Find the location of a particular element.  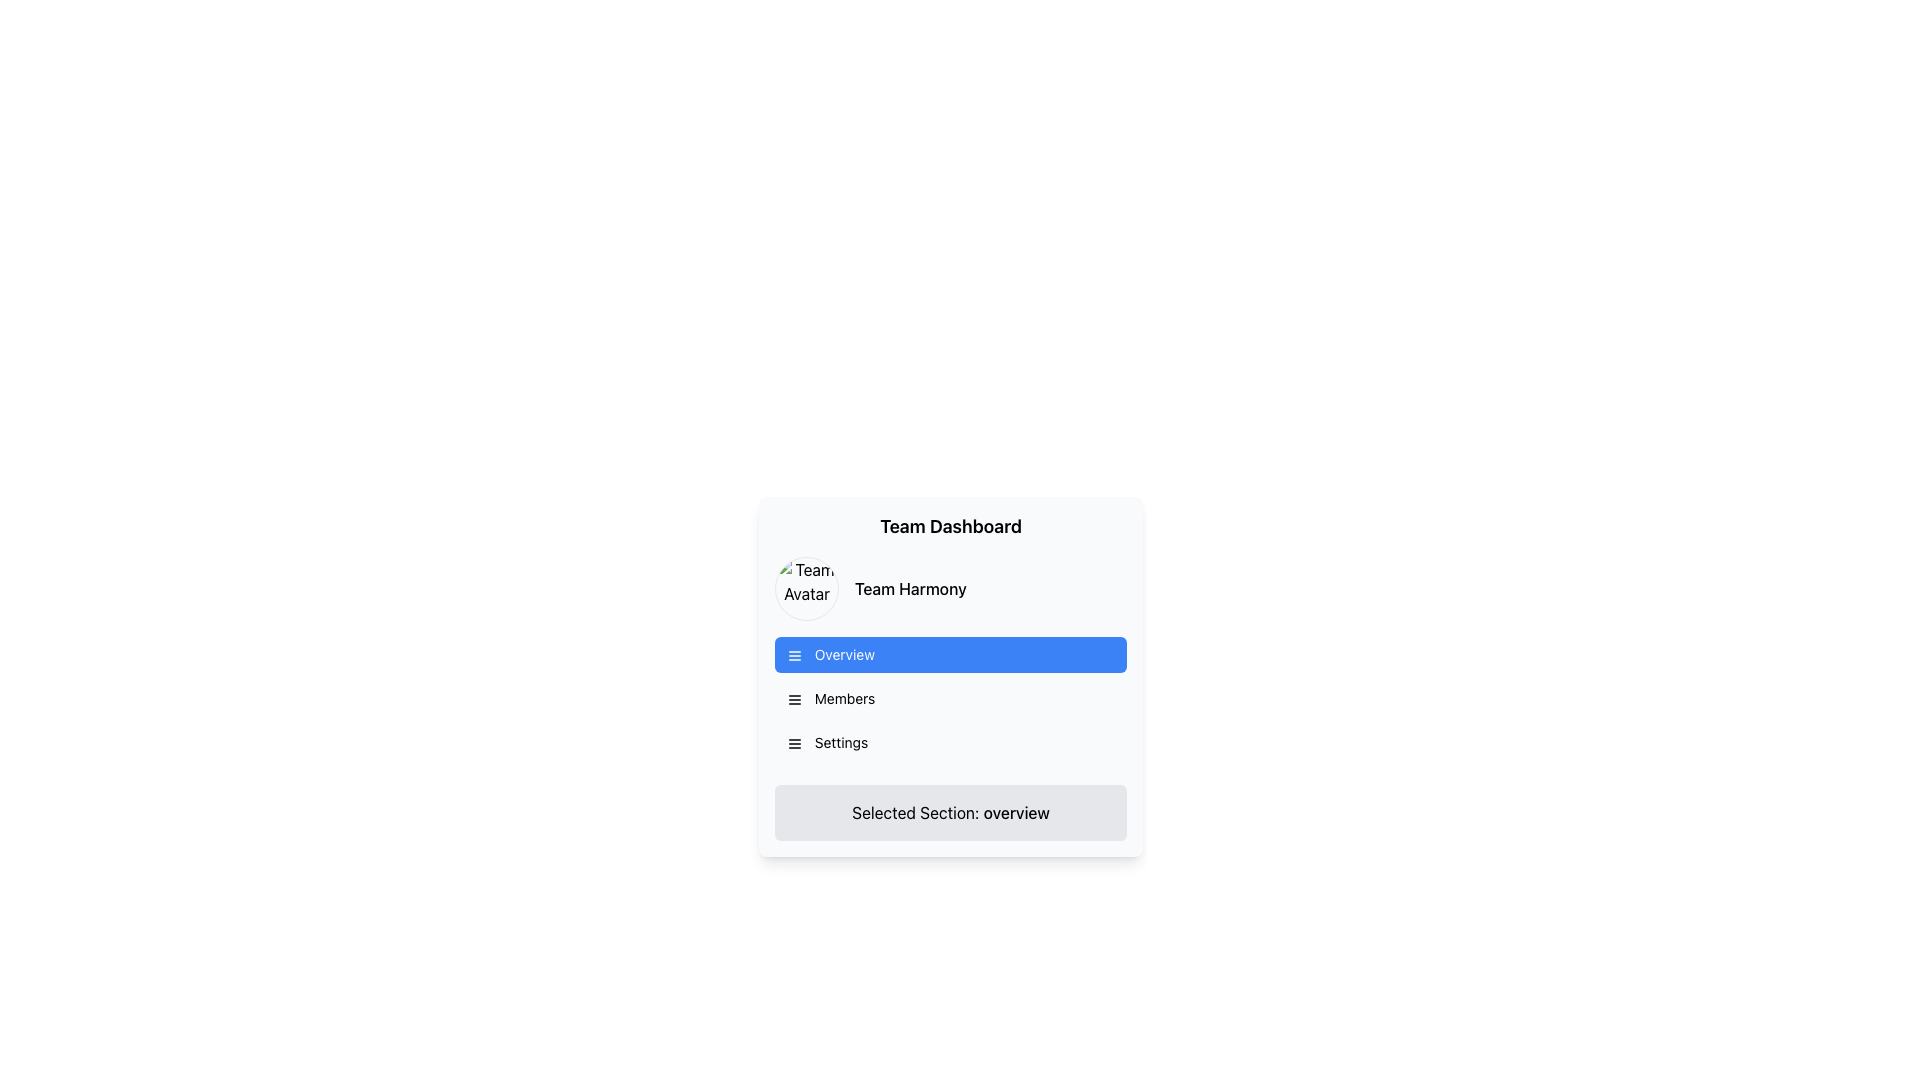

the 'Overview' menu item in the Navigation Menu of the 'Team Dashboard' is located at coordinates (949, 697).